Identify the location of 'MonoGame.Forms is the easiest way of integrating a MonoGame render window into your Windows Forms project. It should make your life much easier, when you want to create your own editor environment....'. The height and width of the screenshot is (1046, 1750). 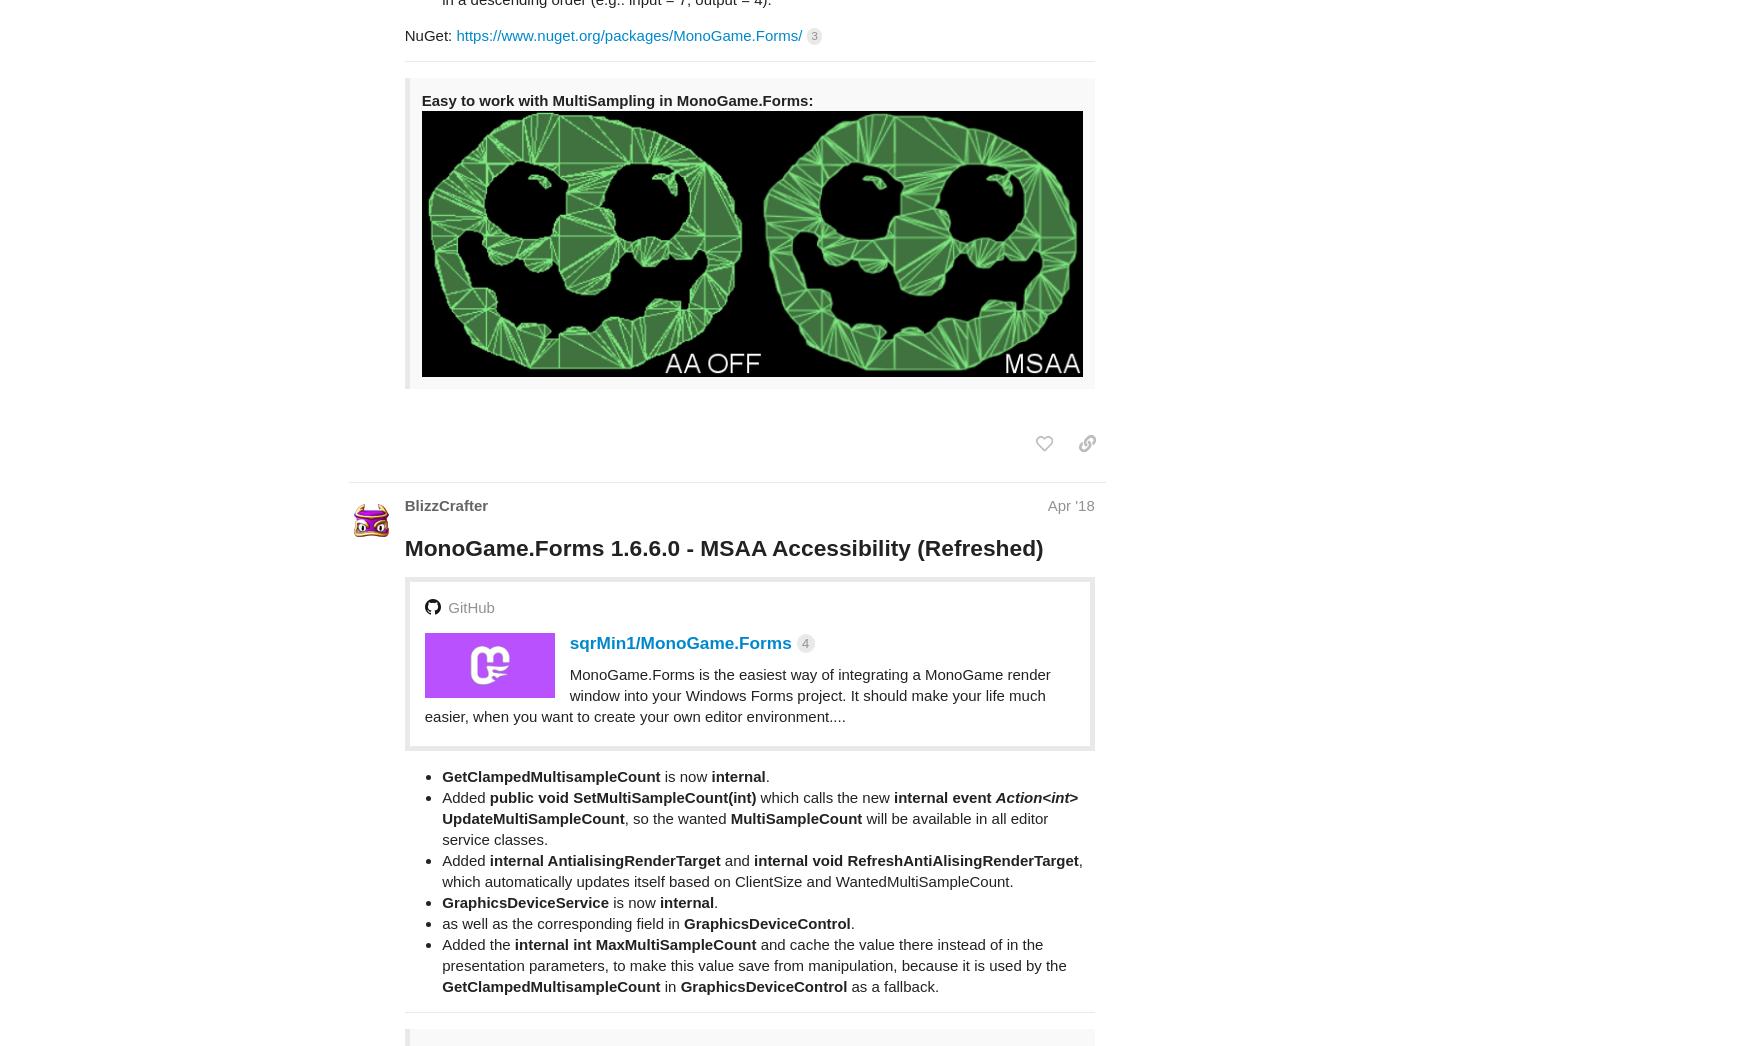
(736, 616).